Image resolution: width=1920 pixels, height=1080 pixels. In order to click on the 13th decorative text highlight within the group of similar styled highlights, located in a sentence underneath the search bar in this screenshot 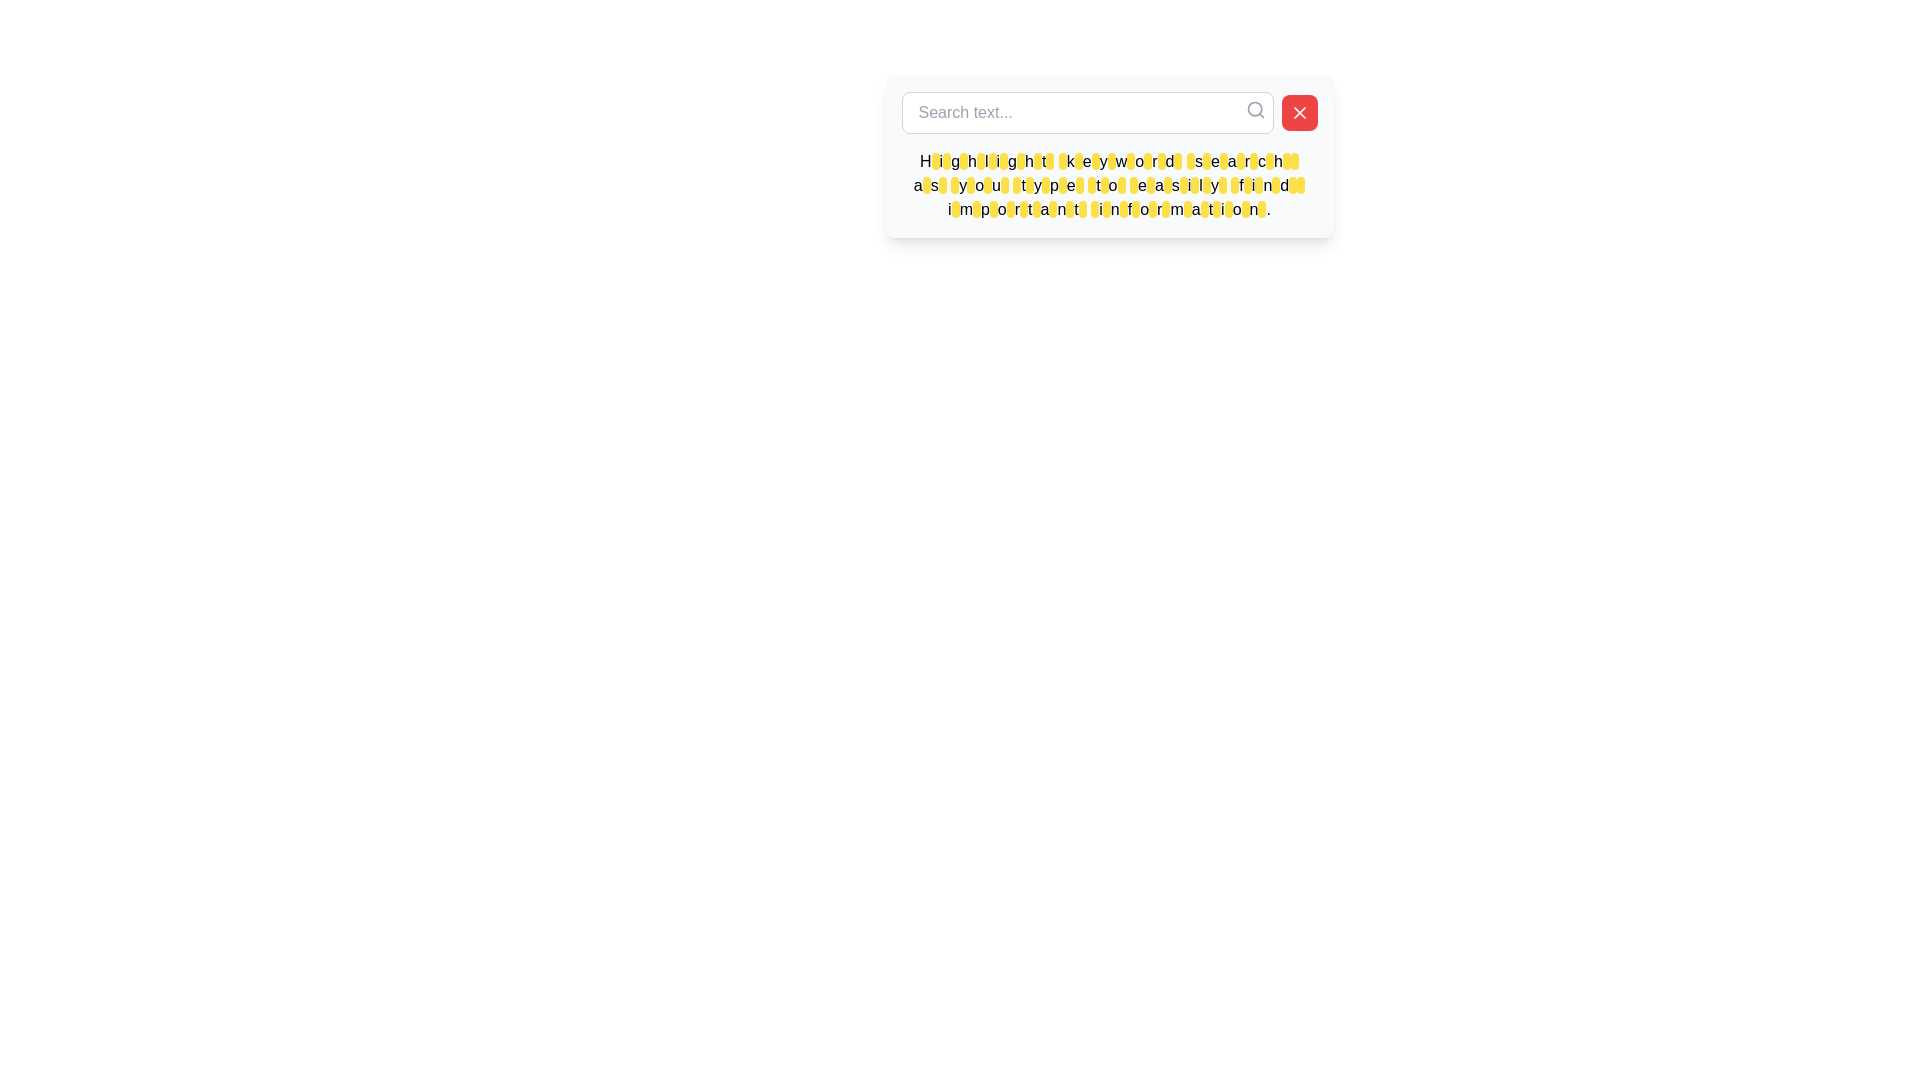, I will do `click(993, 209)`.